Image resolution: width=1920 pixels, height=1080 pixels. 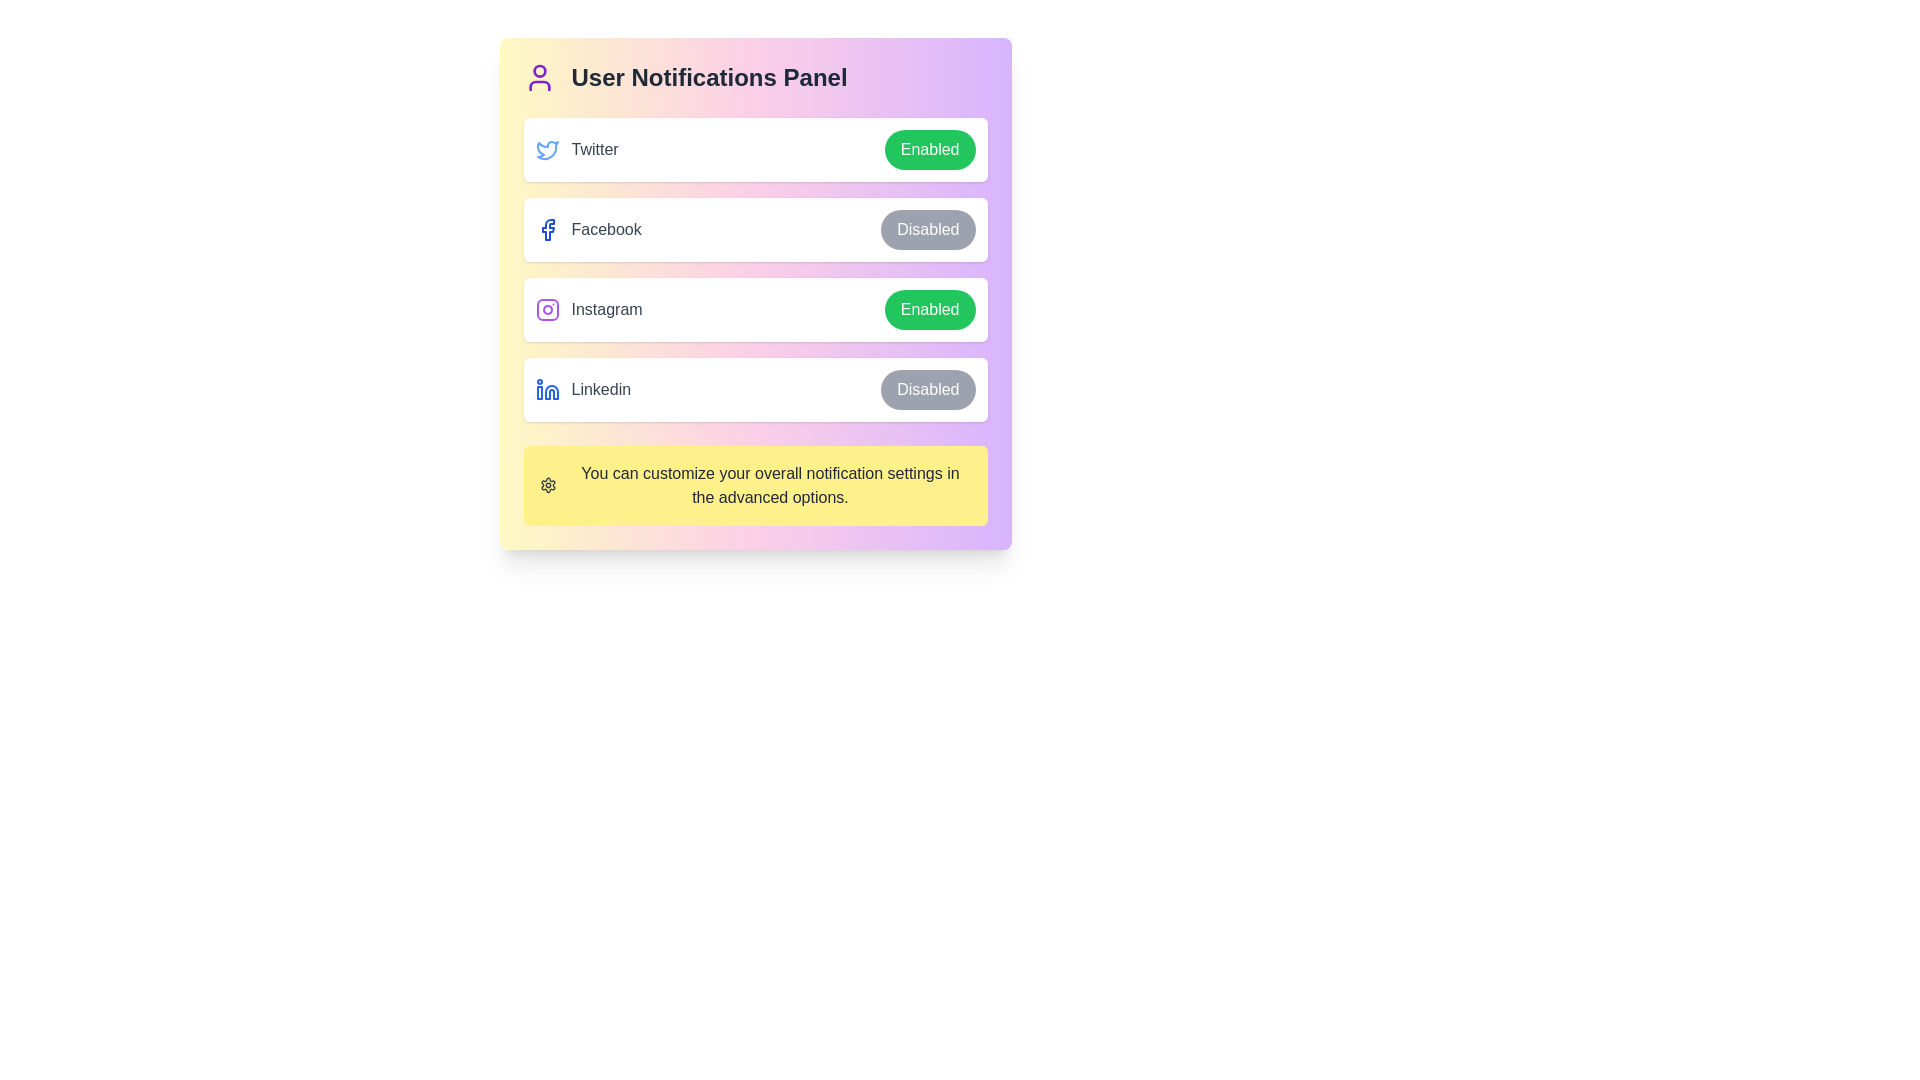 What do you see at coordinates (605, 229) in the screenshot?
I see `the 'Facebook' text label in the notification configuration panel` at bounding box center [605, 229].